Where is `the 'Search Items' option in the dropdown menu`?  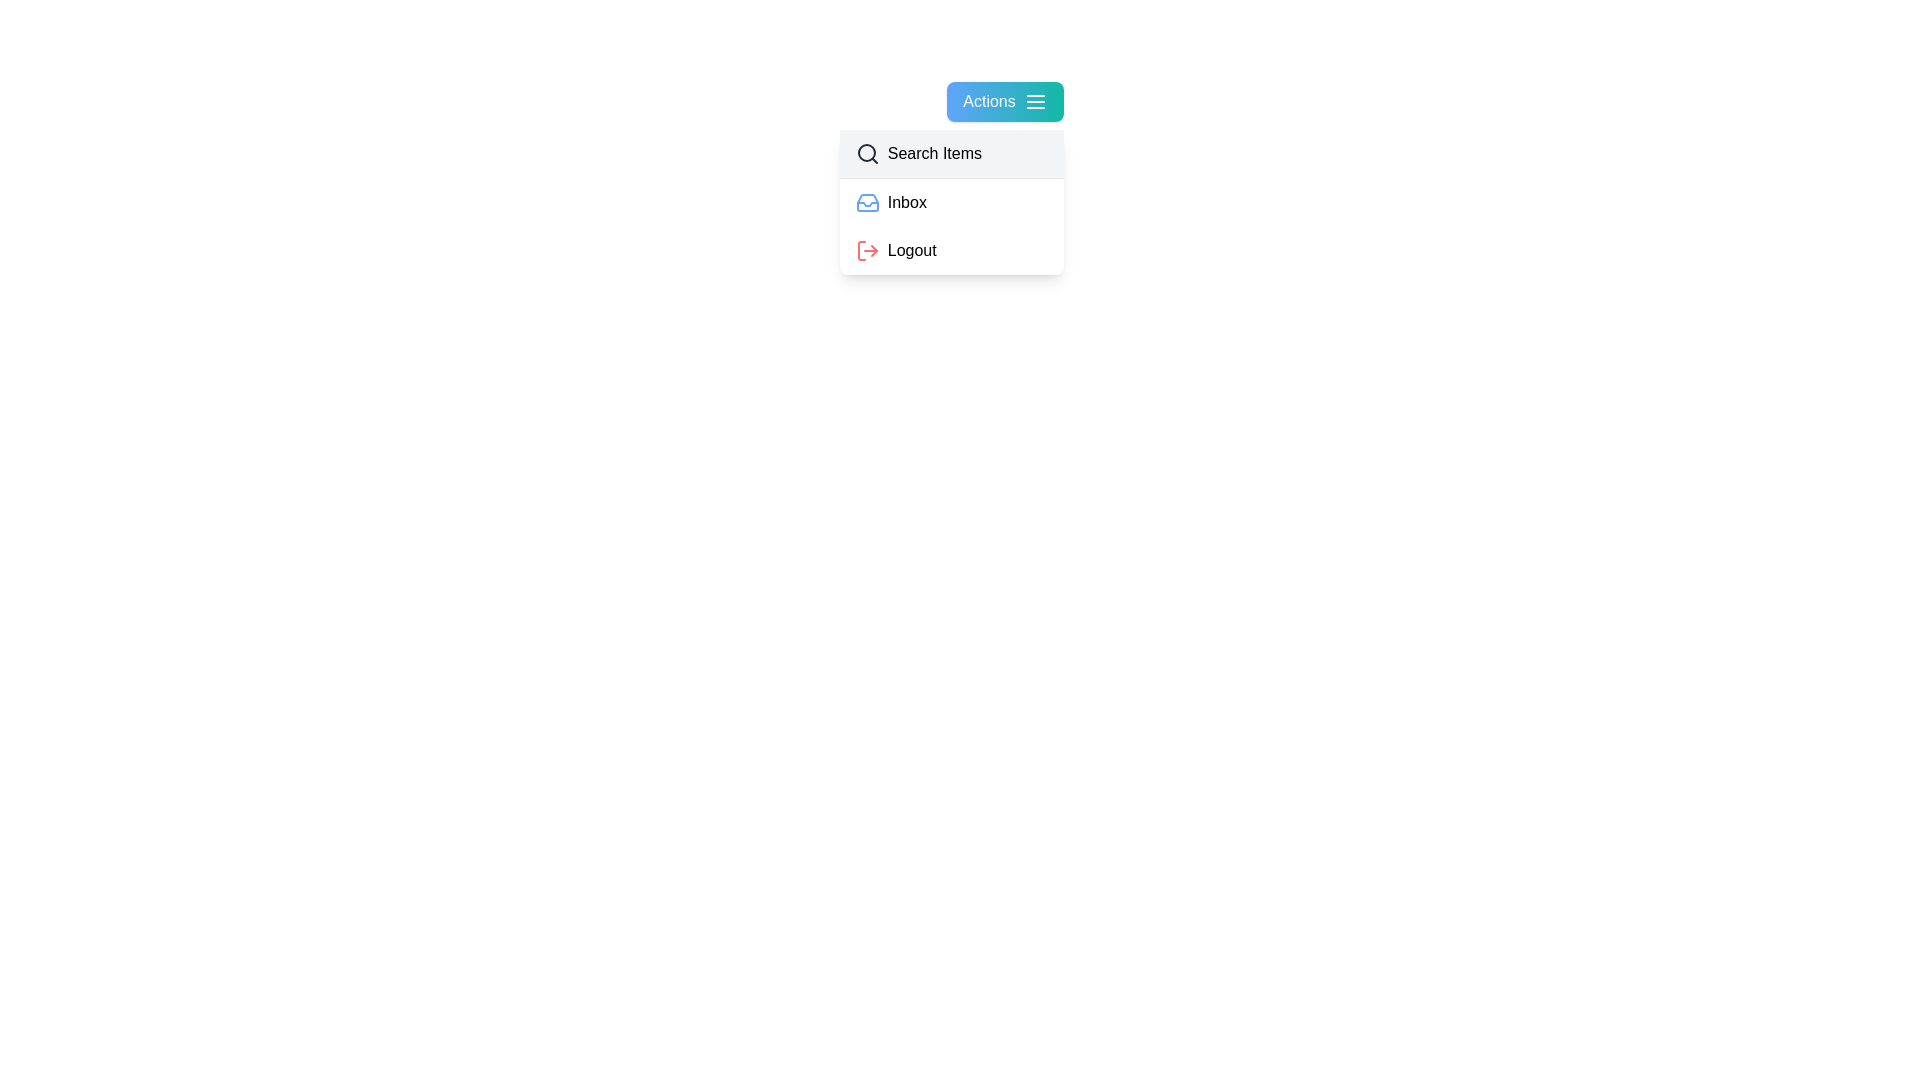
the 'Search Items' option in the dropdown menu is located at coordinates (950, 153).